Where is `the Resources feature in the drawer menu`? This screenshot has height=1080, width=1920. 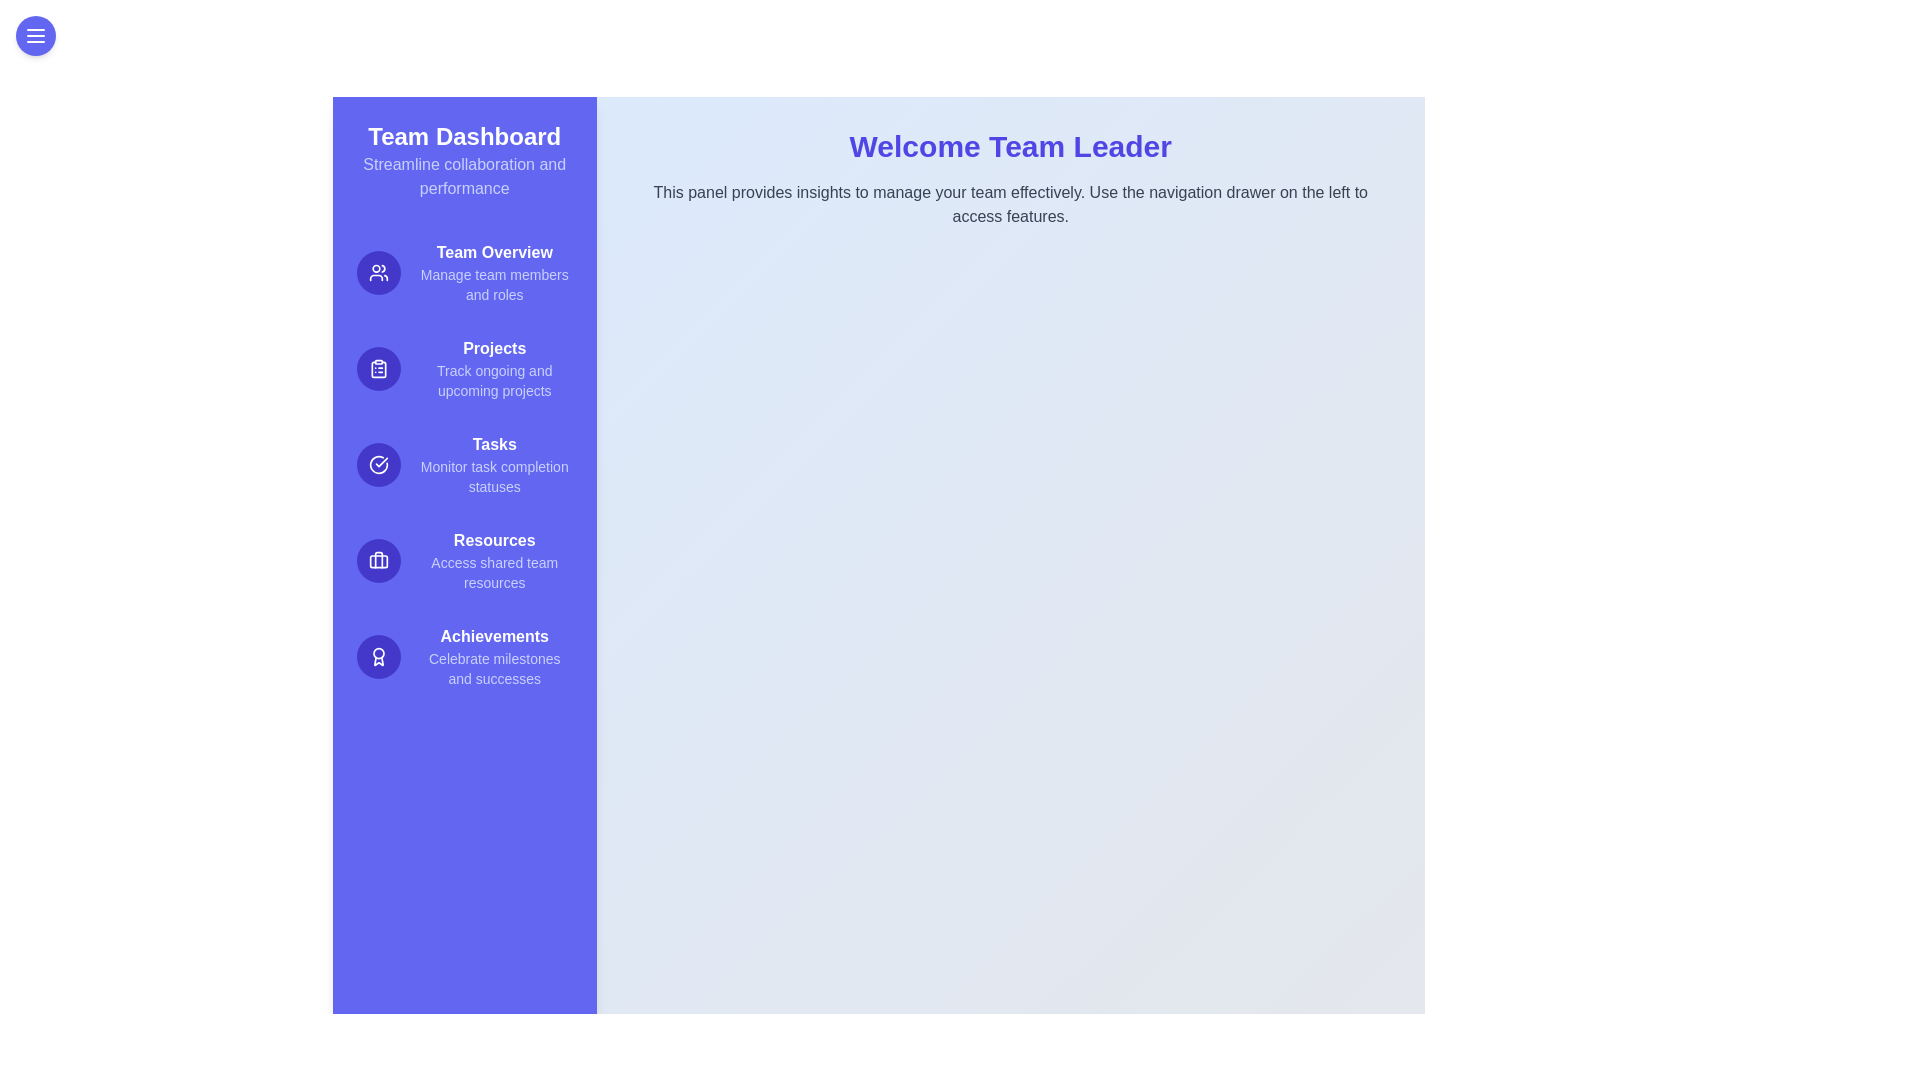
the Resources feature in the drawer menu is located at coordinates (463, 560).